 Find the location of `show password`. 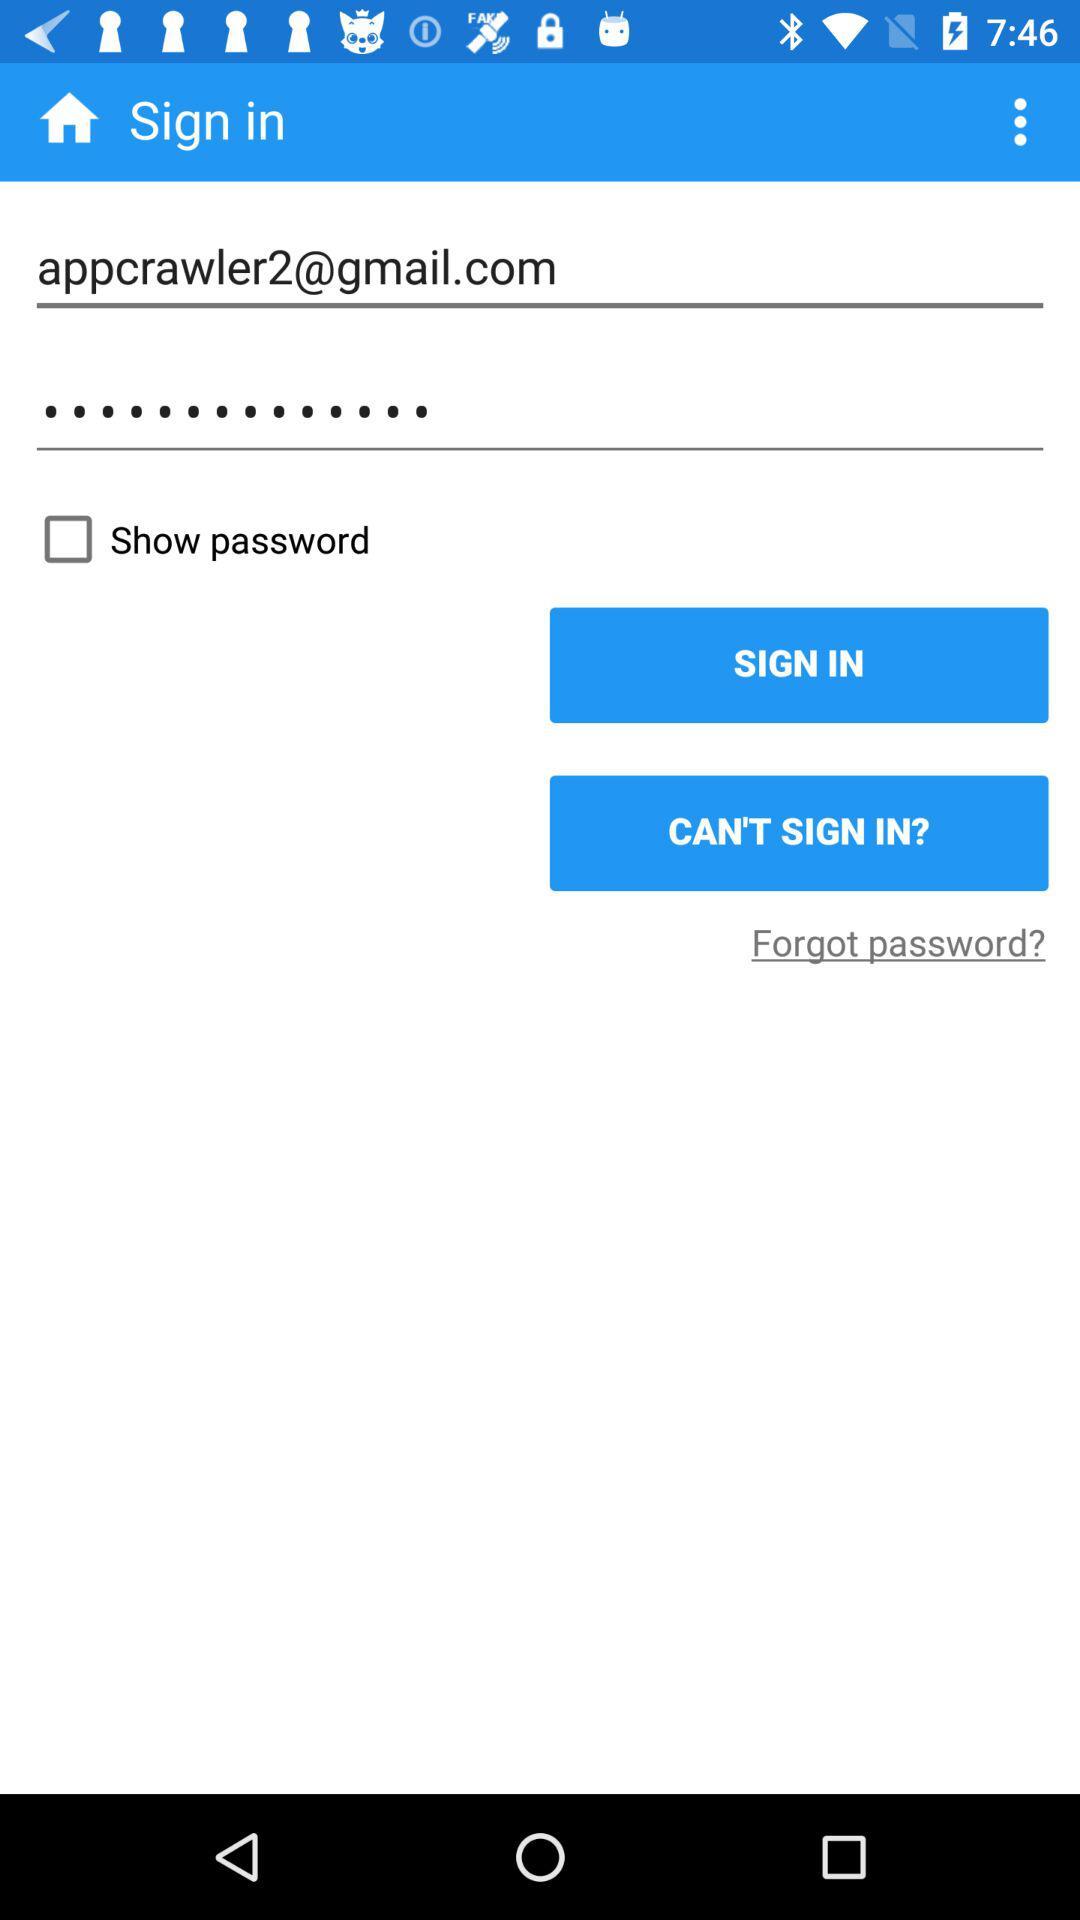

show password is located at coordinates (540, 539).